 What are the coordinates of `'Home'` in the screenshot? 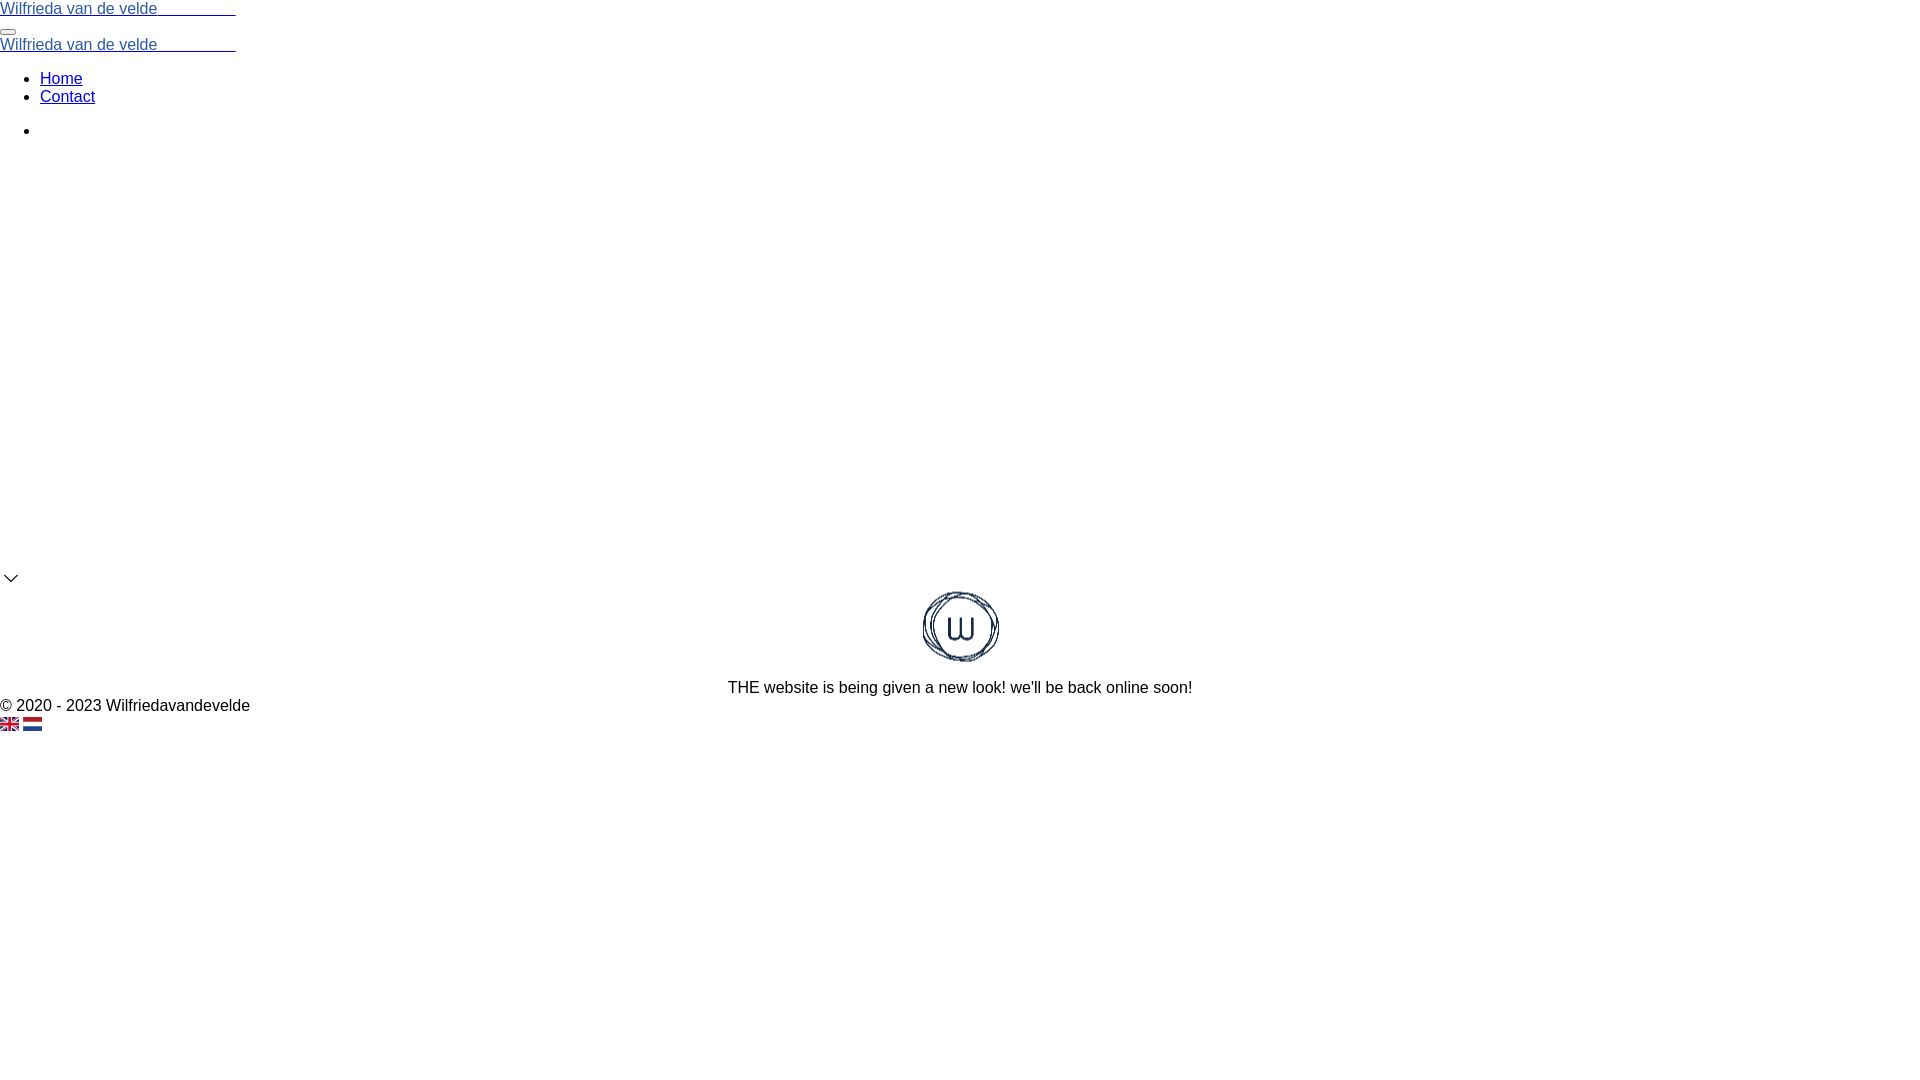 It's located at (61, 77).